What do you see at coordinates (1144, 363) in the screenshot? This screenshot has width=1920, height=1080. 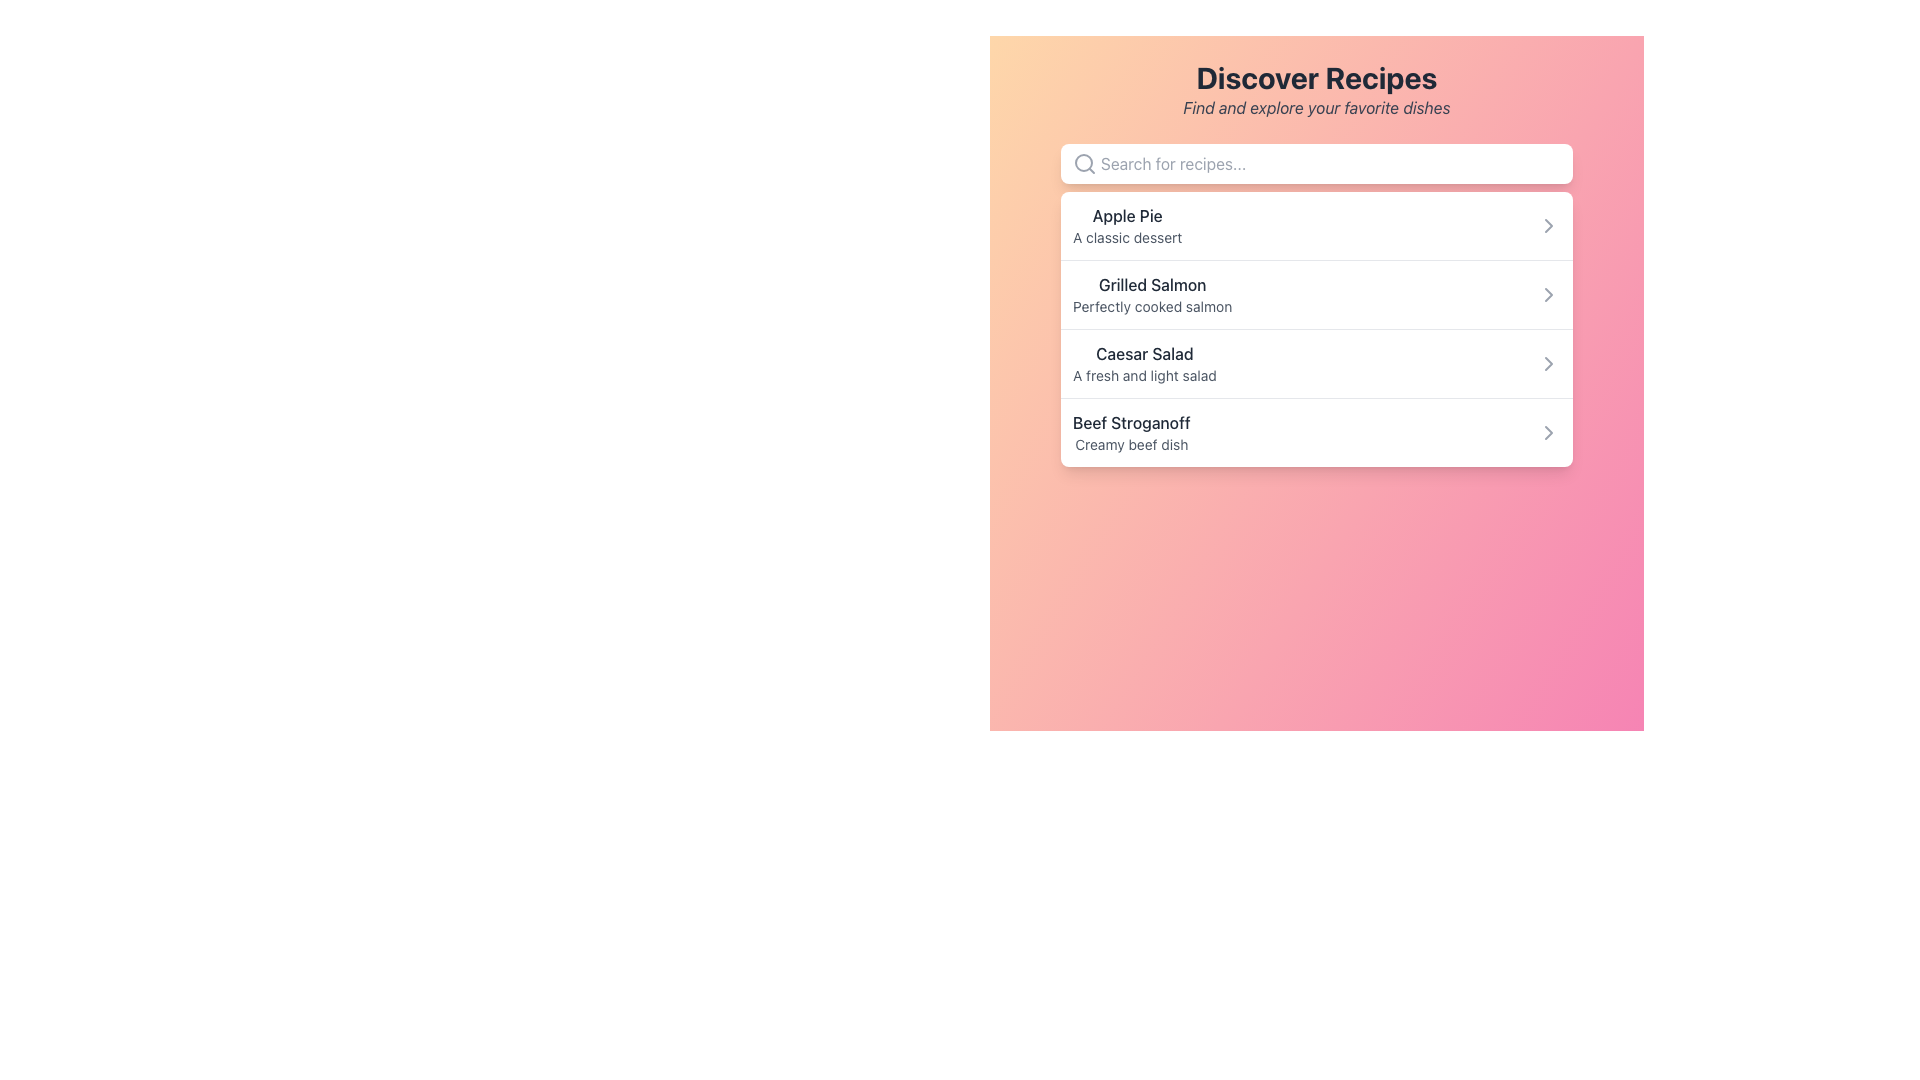 I see `the 'Caesar Salad' menu item located under the 'Discover Recipes' section` at bounding box center [1144, 363].